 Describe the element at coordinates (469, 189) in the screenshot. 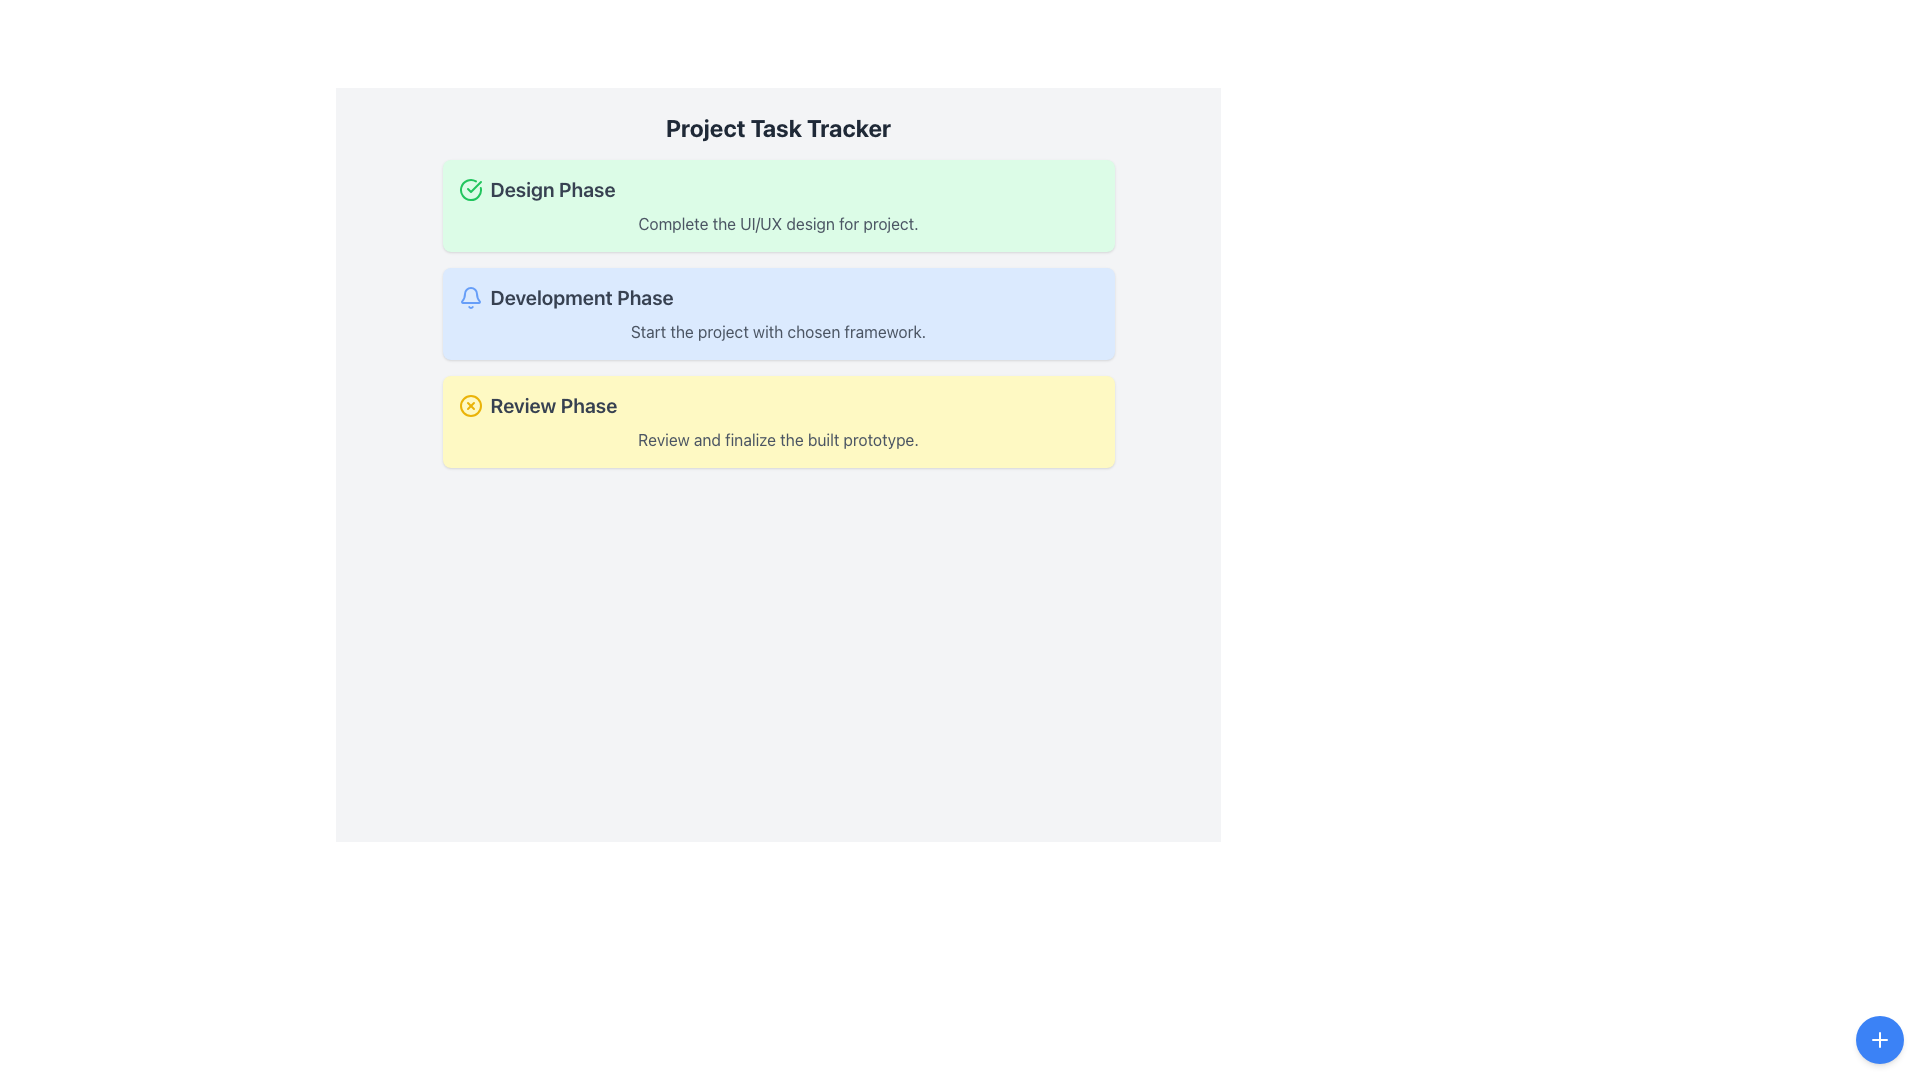

I see `the status indicator icon, which is a circular icon filled with a green checkmark, located in the 'Design Phase' section of the 'Project Task Tracker' layout, preceding the text 'Design Phase'` at that location.